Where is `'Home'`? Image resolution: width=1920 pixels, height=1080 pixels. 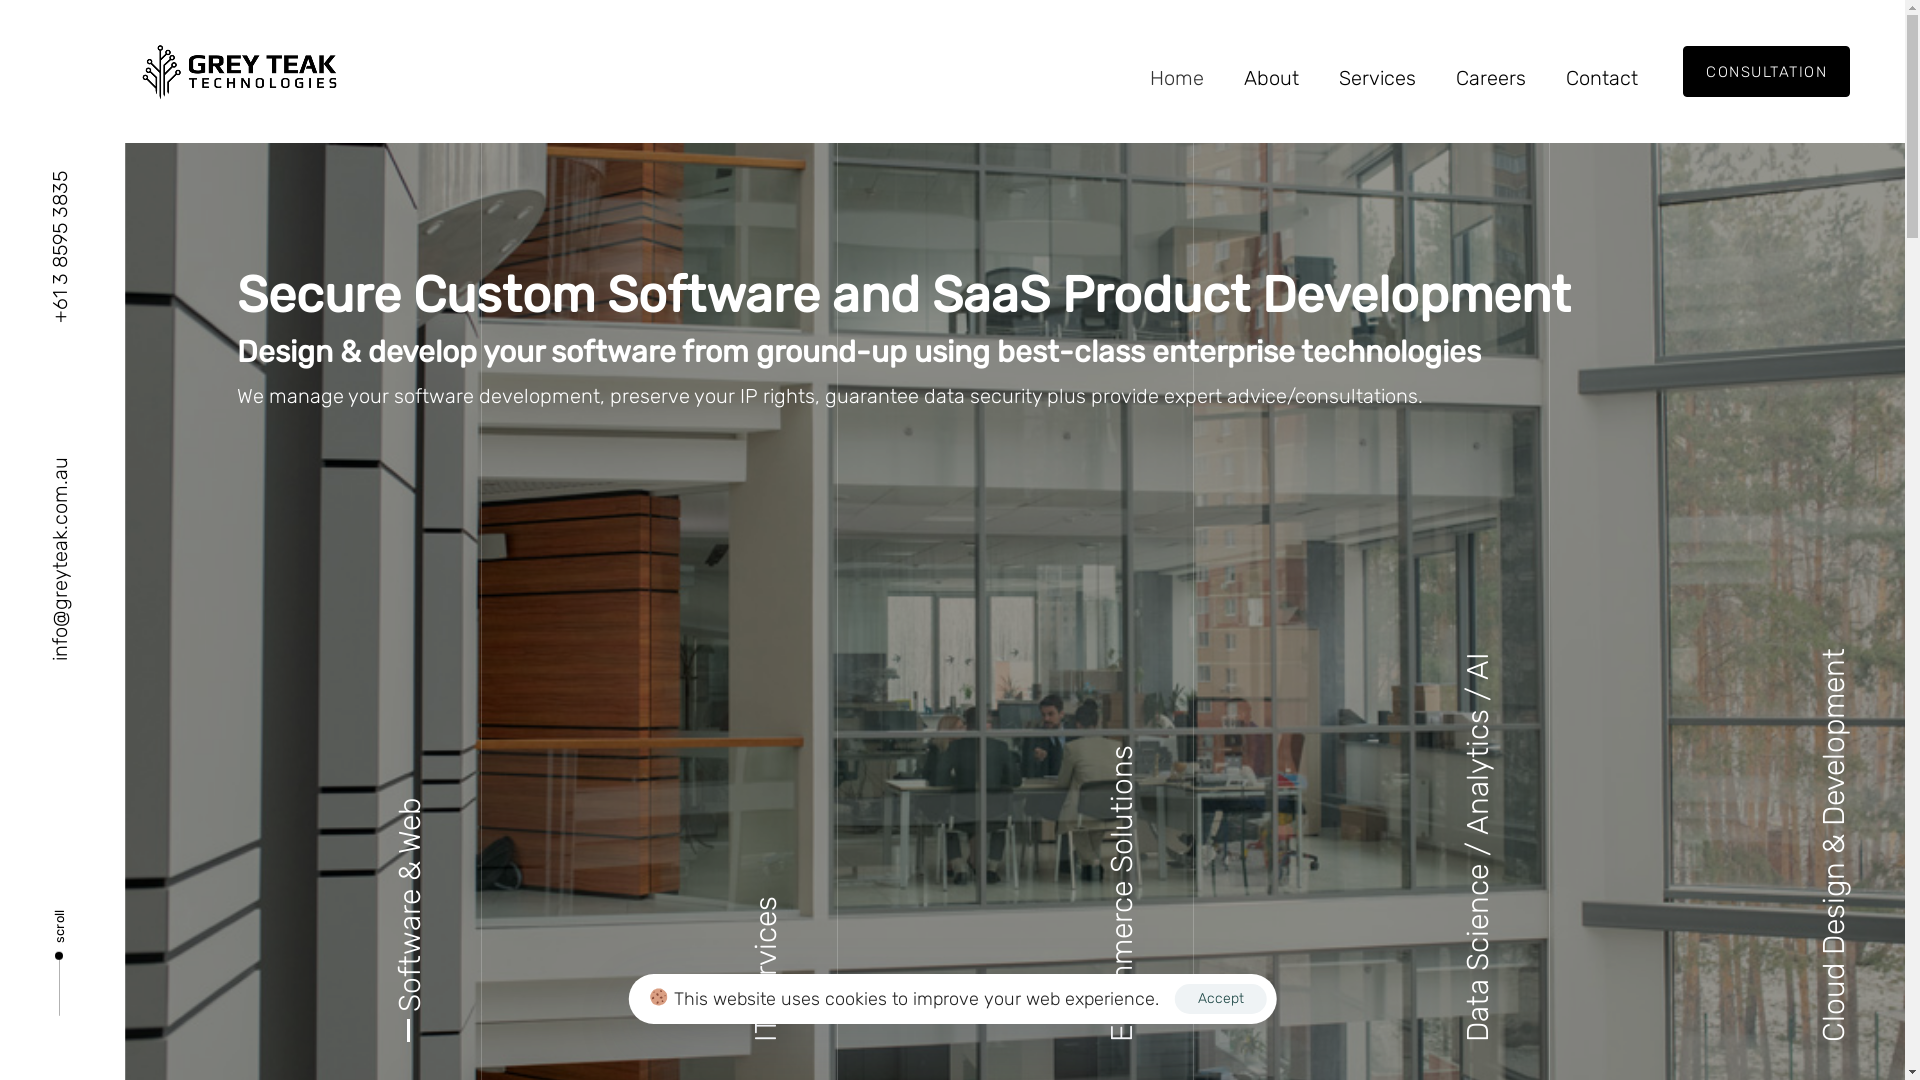
'Home' is located at coordinates (1129, 76).